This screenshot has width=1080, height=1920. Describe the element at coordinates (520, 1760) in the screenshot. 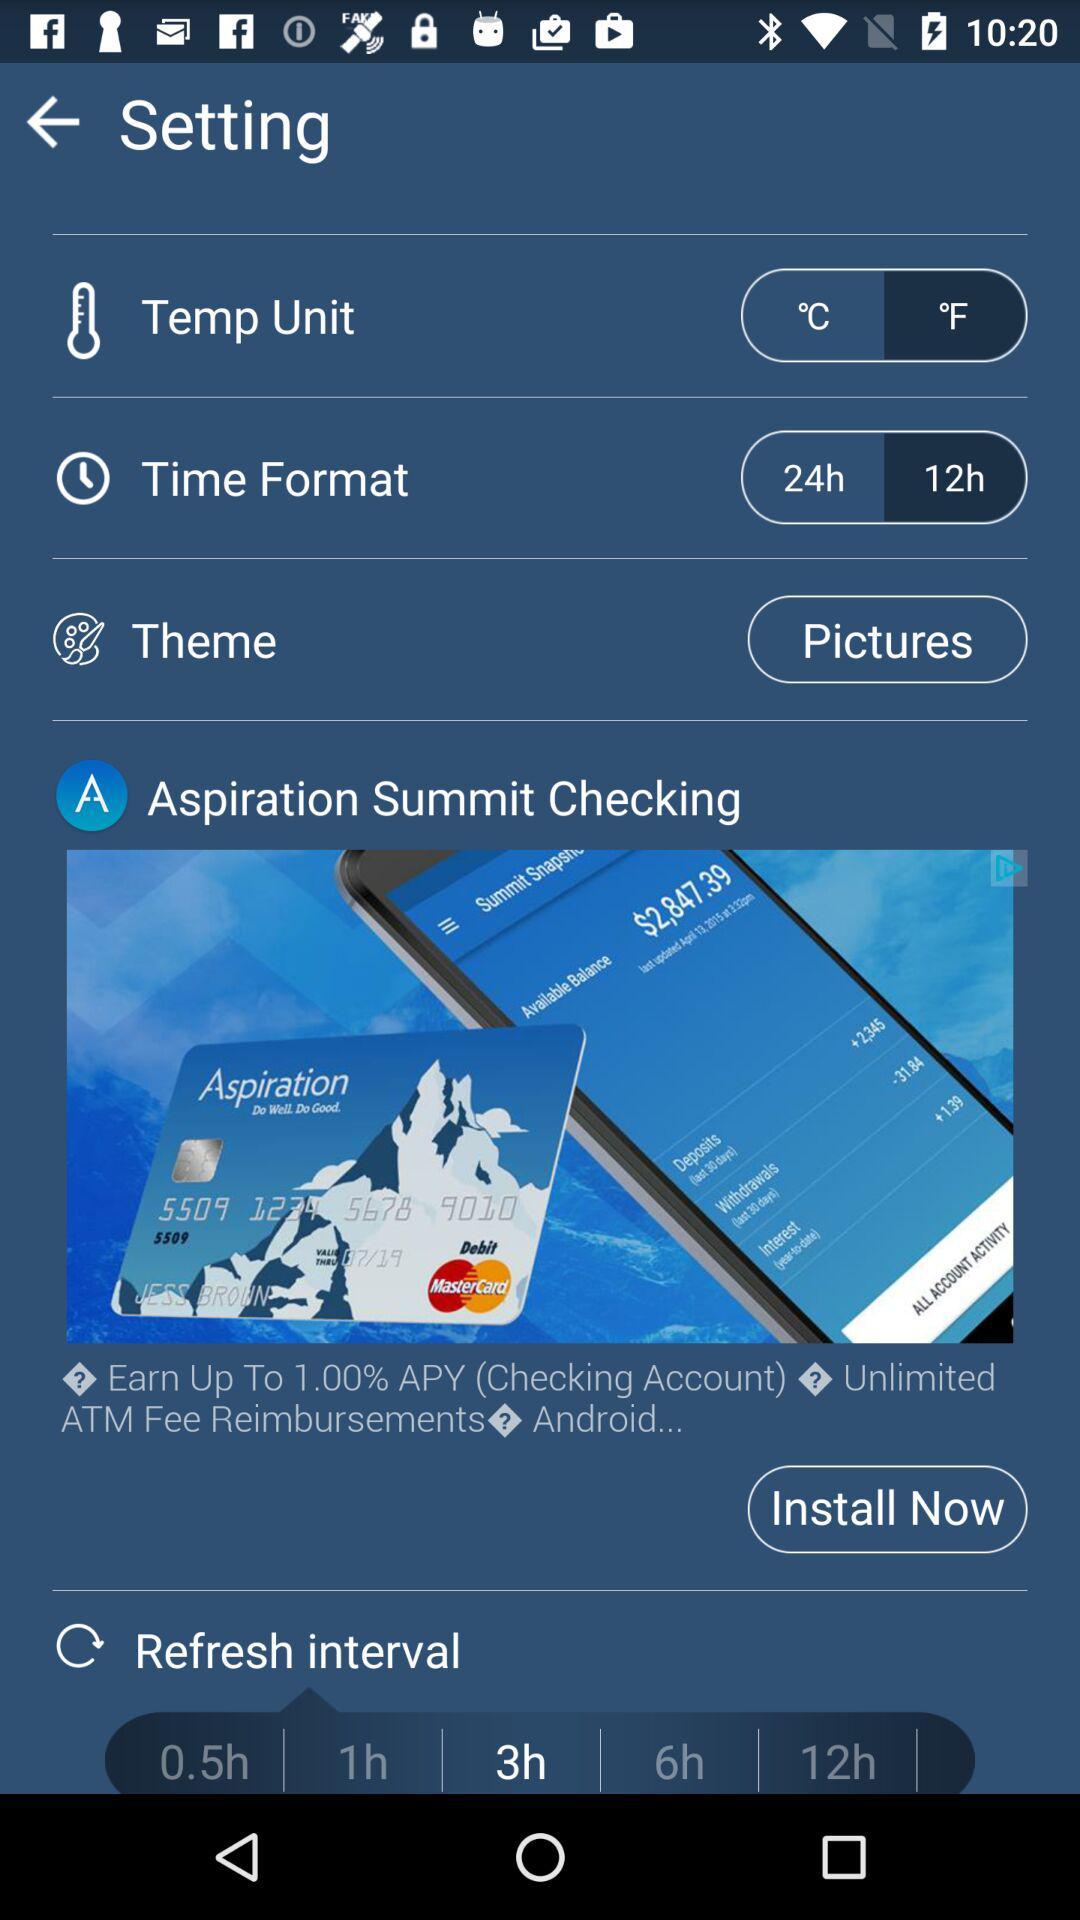

I see `the text 3h shown in between 1h and 6h` at that location.